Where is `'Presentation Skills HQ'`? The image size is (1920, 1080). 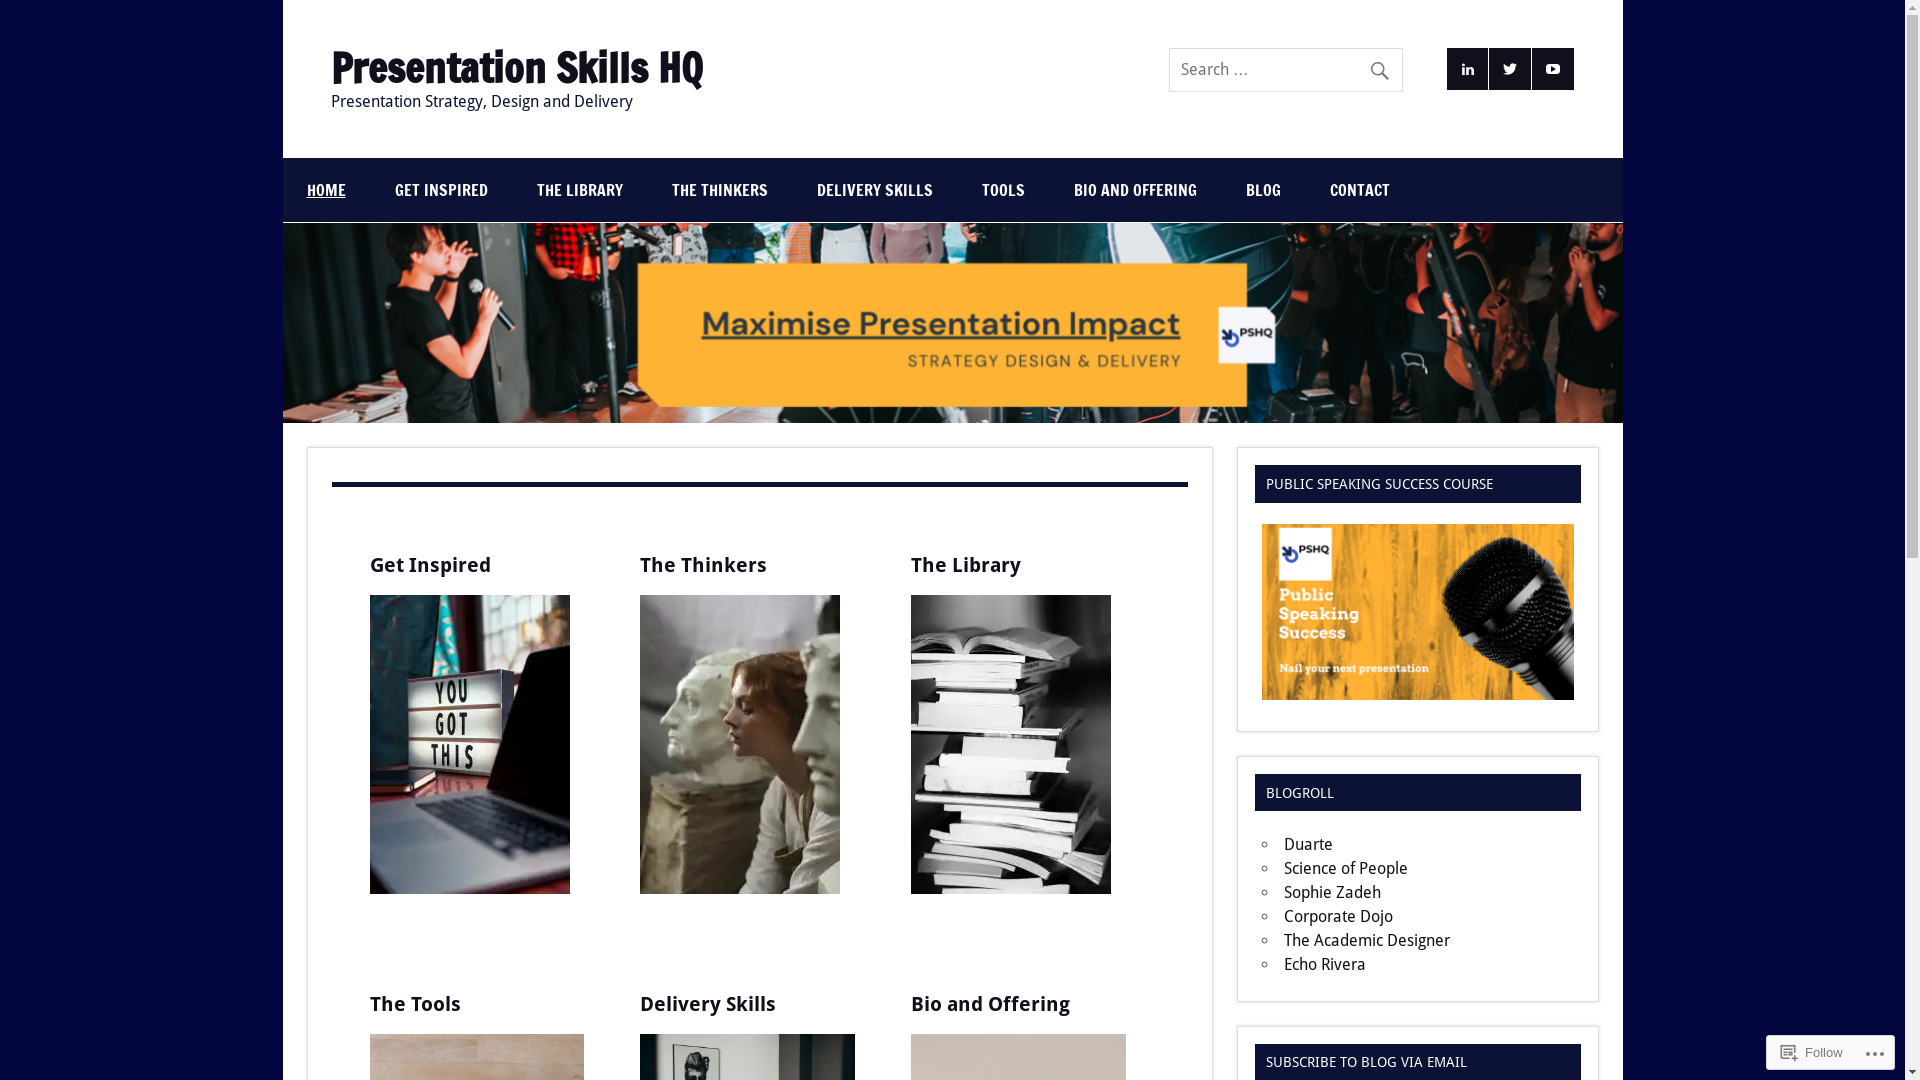 'Presentation Skills HQ' is located at coordinates (515, 67).